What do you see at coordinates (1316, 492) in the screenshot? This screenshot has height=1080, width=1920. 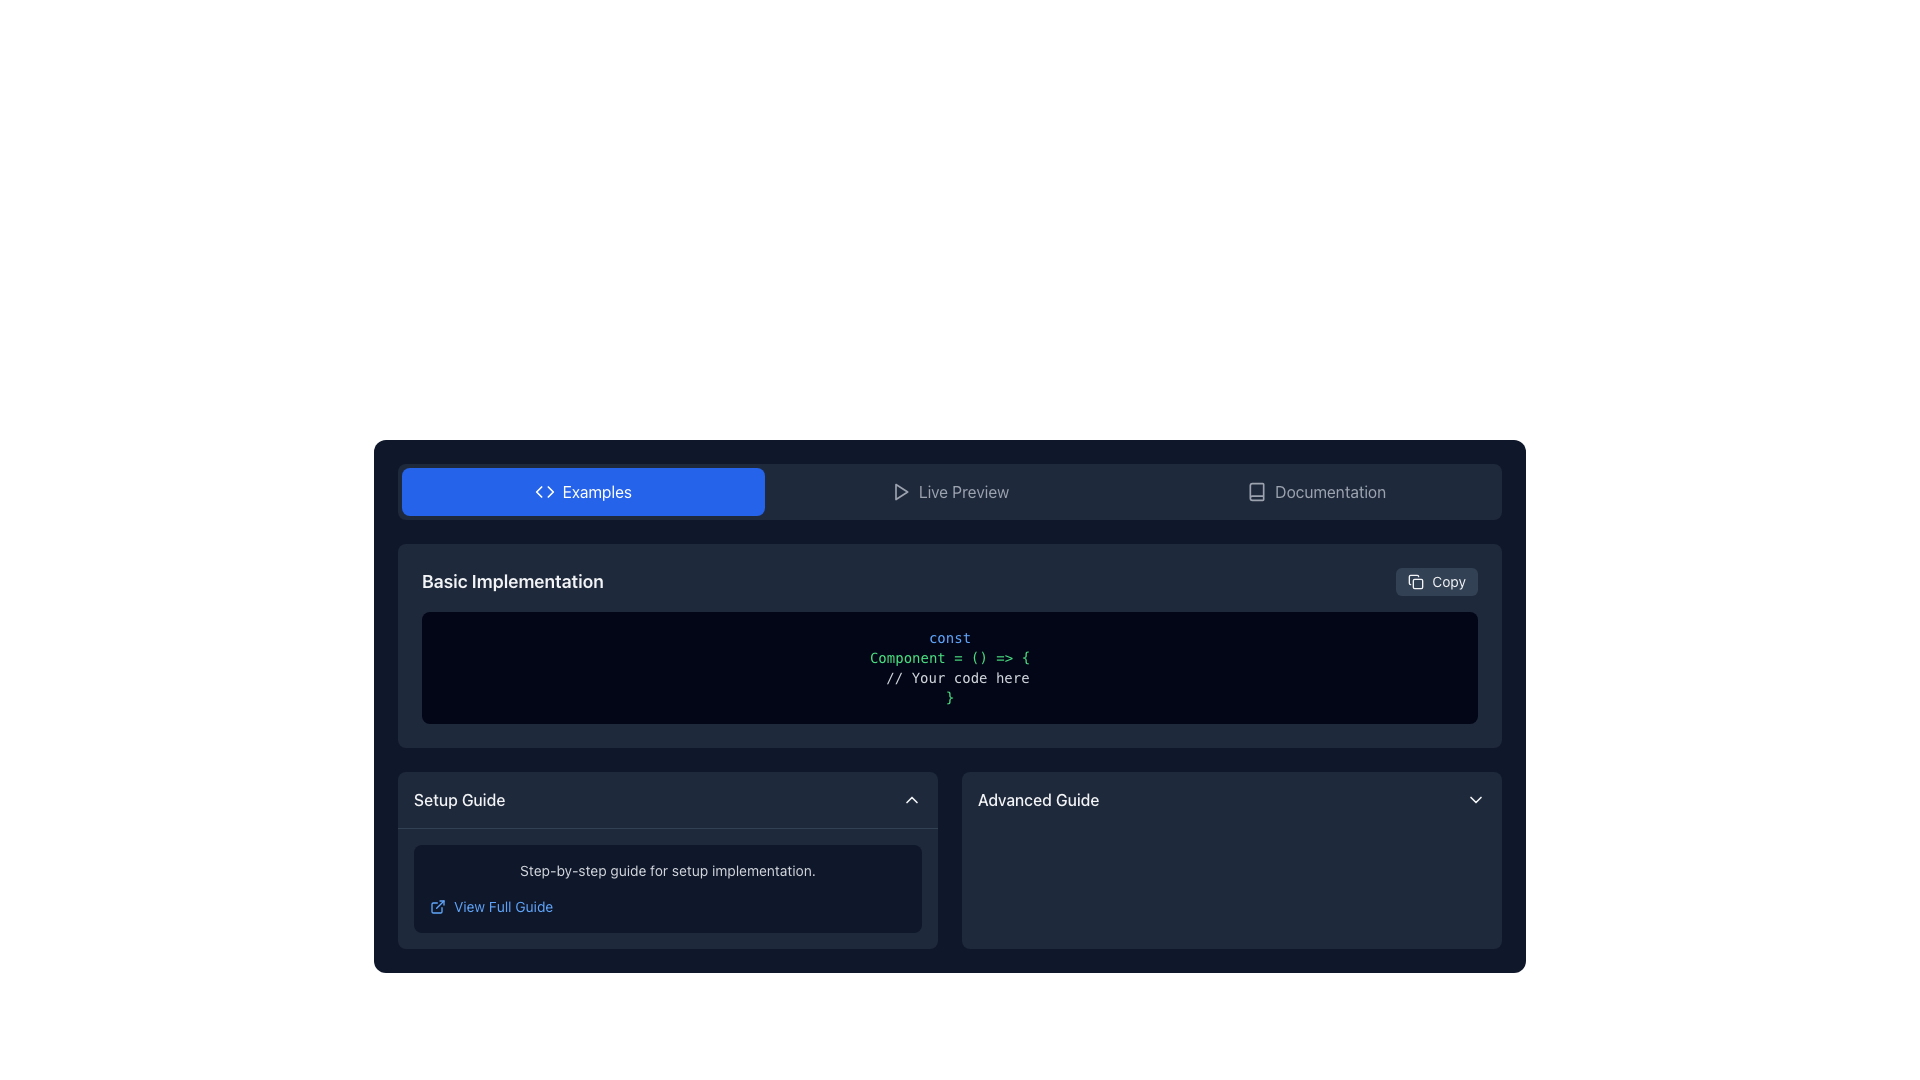 I see `the Documentation button located on the rightmost side within a horizontal group of three elements` at bounding box center [1316, 492].